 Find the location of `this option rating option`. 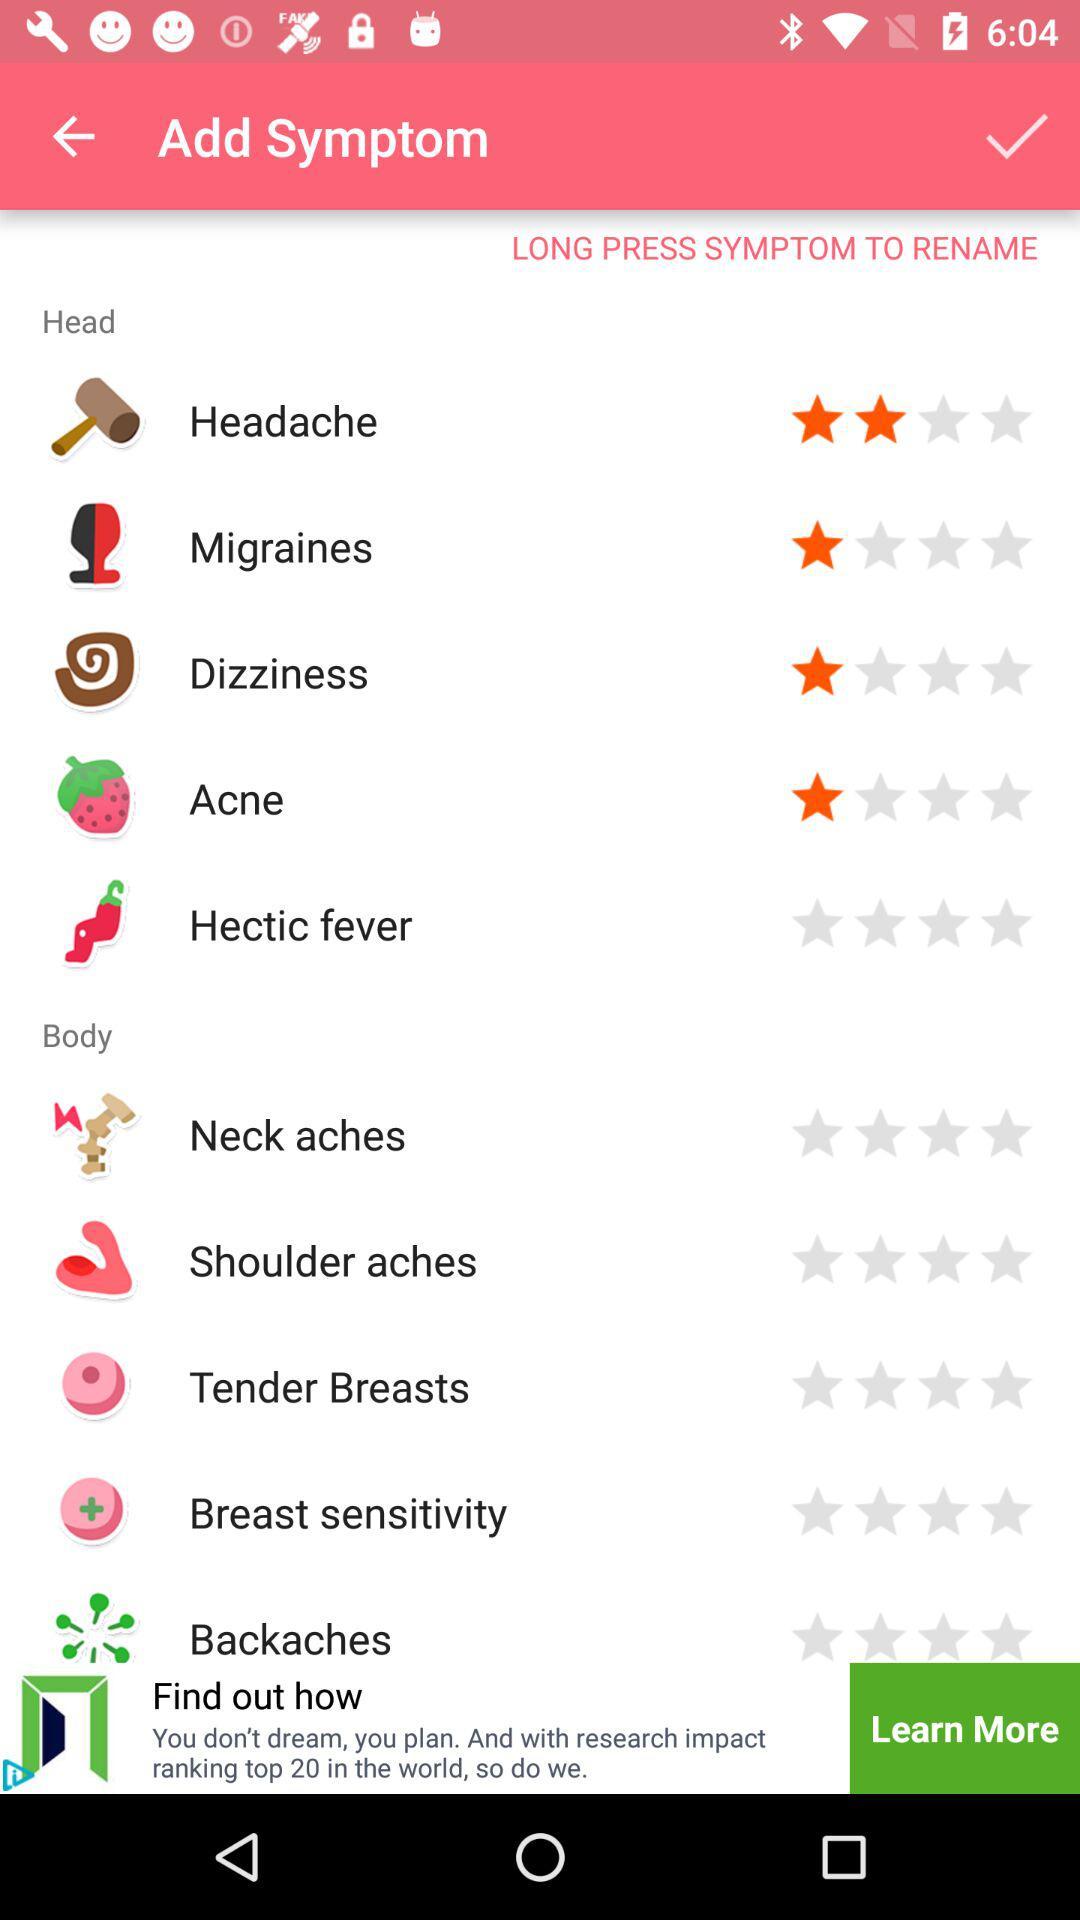

this option rating option is located at coordinates (879, 672).